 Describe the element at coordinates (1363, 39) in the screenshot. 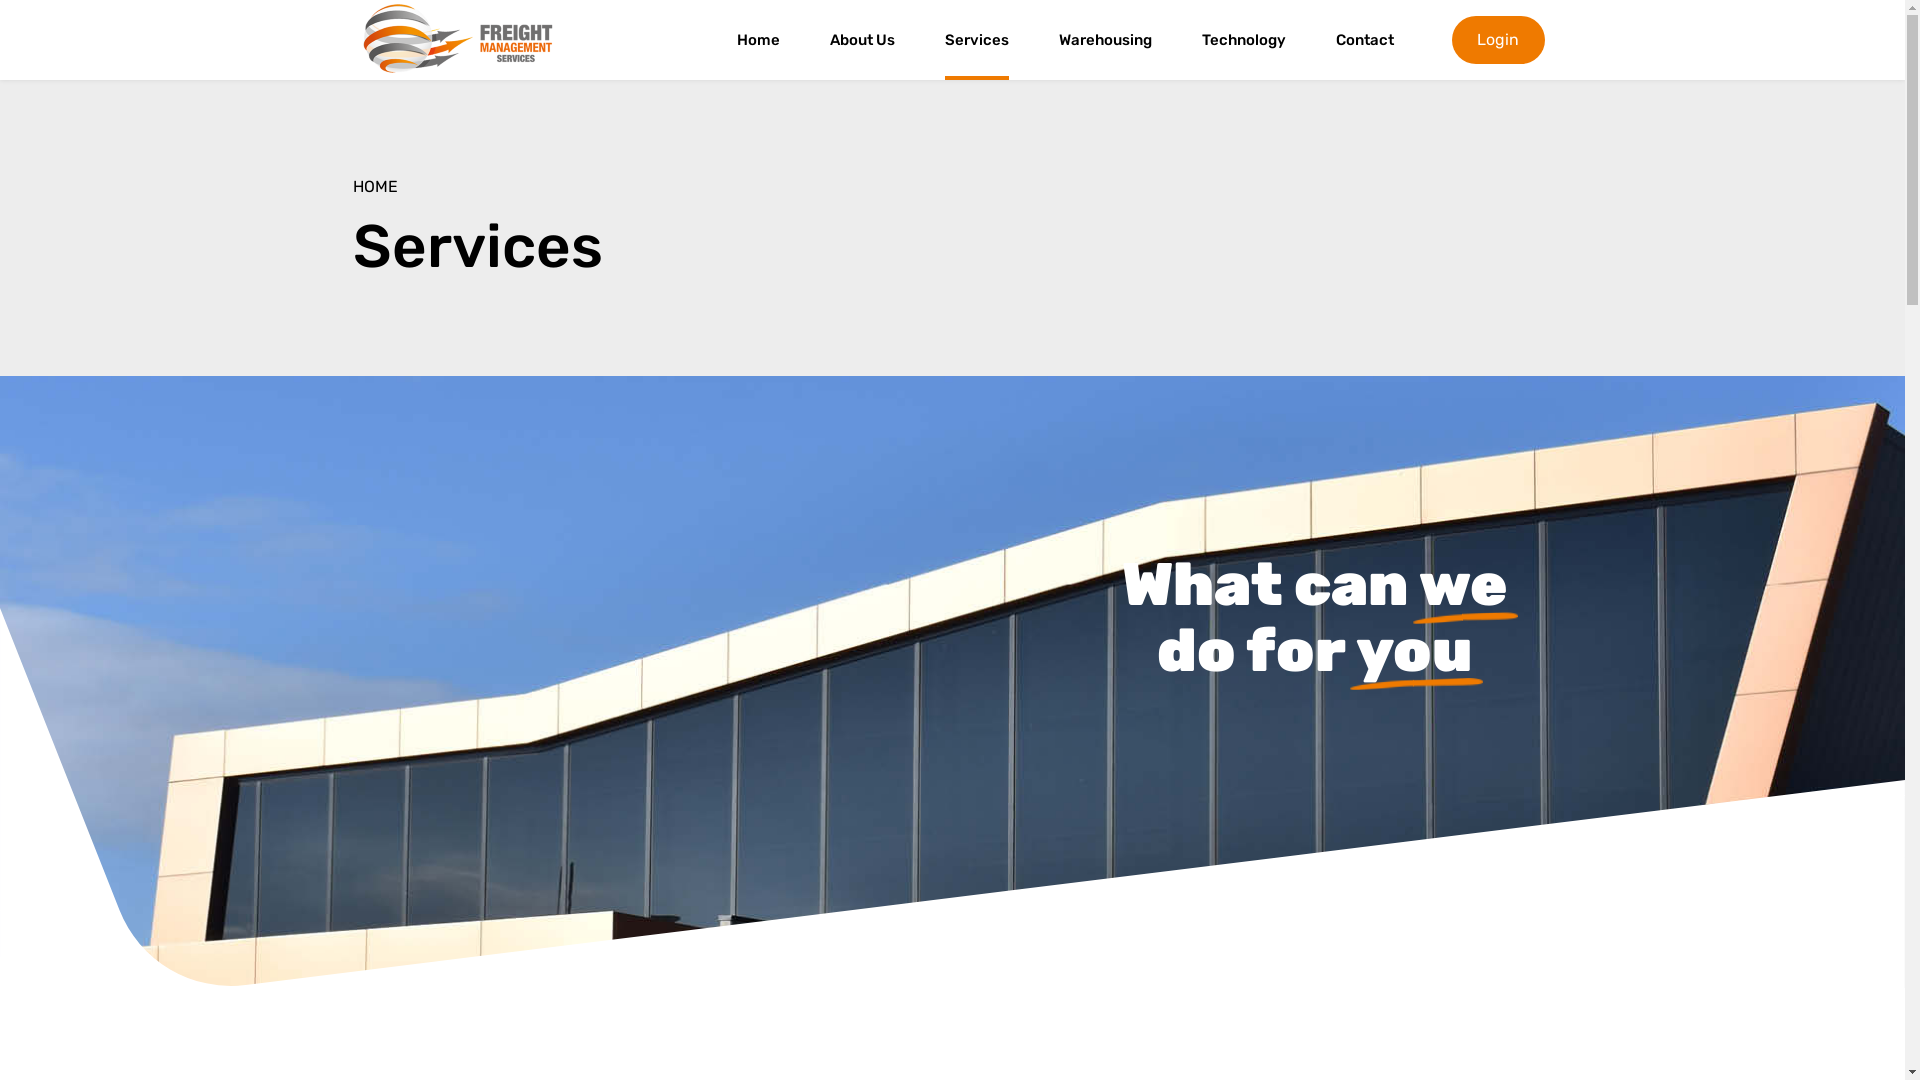

I see `'Contact'` at that location.